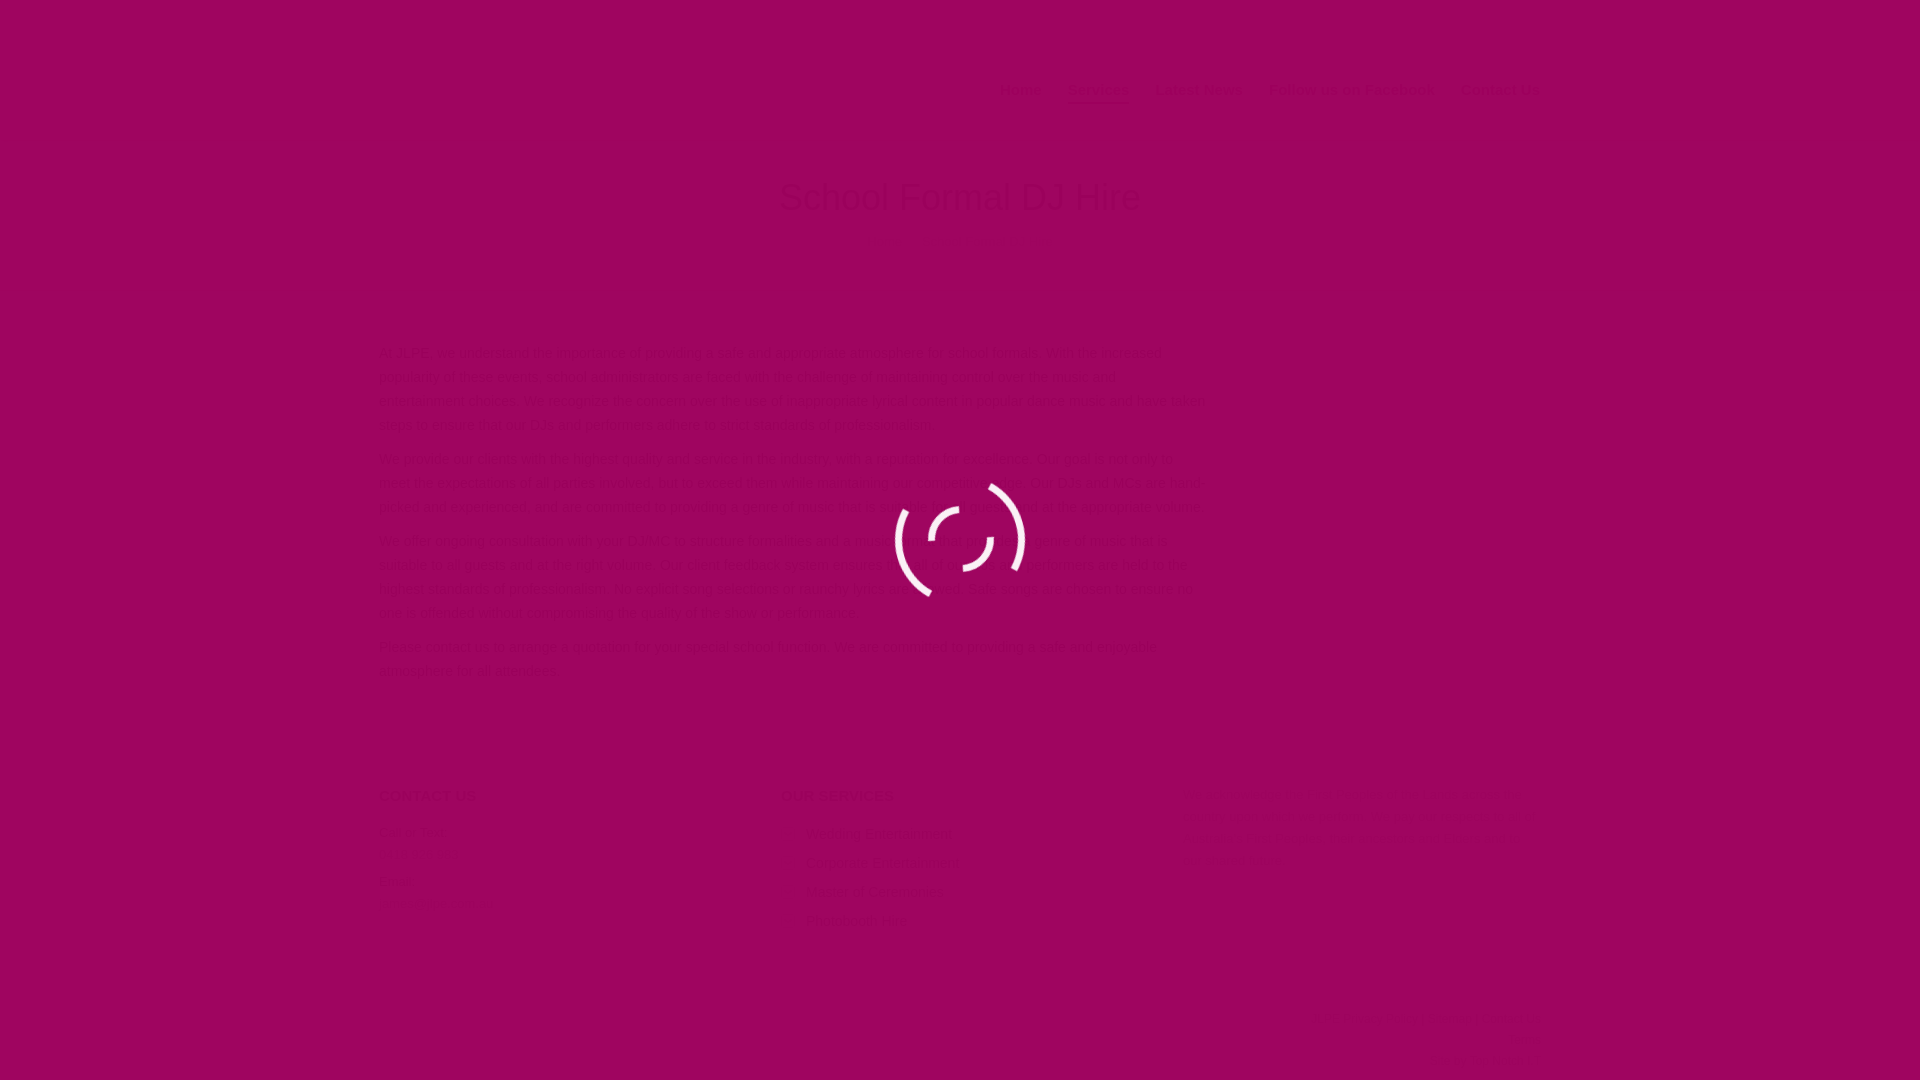 This screenshot has width=1920, height=1080. Describe the element at coordinates (1505, 1059) in the screenshot. I see `'Top Notch I.T'` at that location.